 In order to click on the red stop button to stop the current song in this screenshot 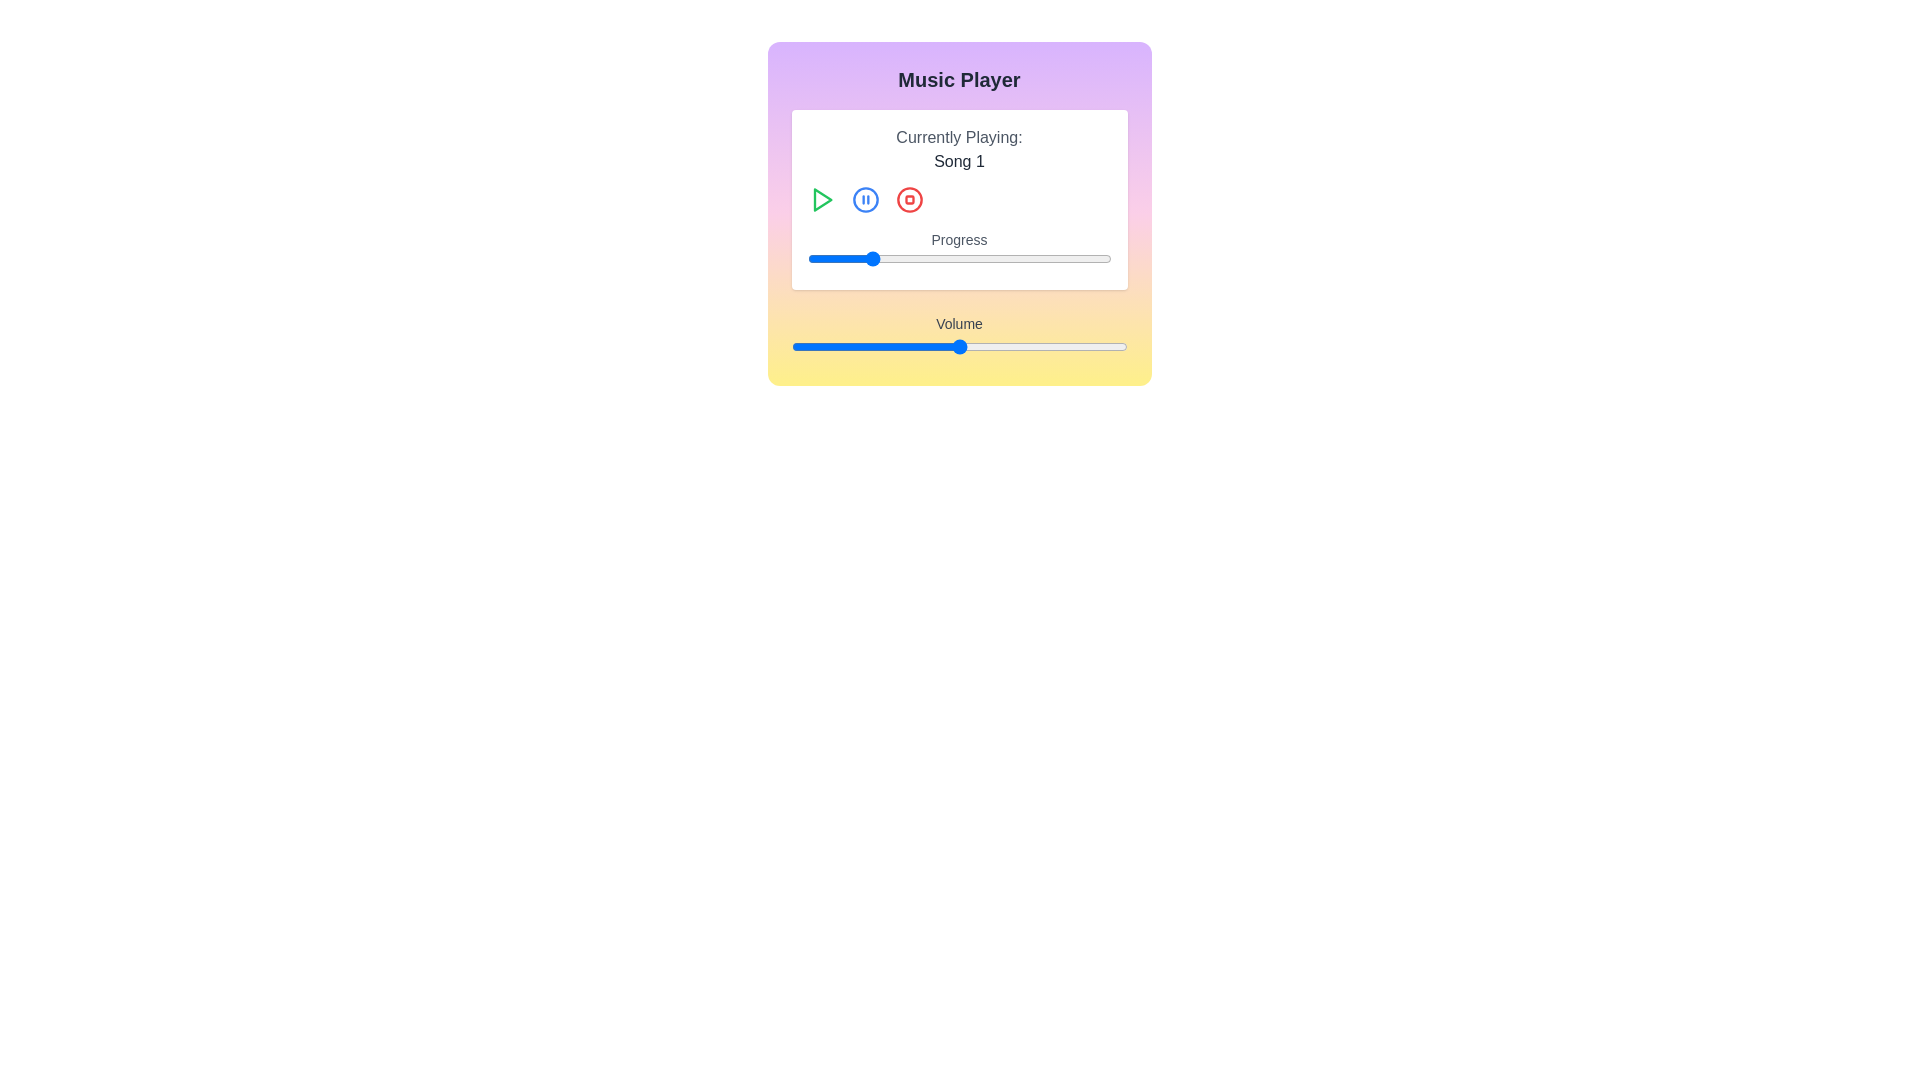, I will do `click(908, 200)`.